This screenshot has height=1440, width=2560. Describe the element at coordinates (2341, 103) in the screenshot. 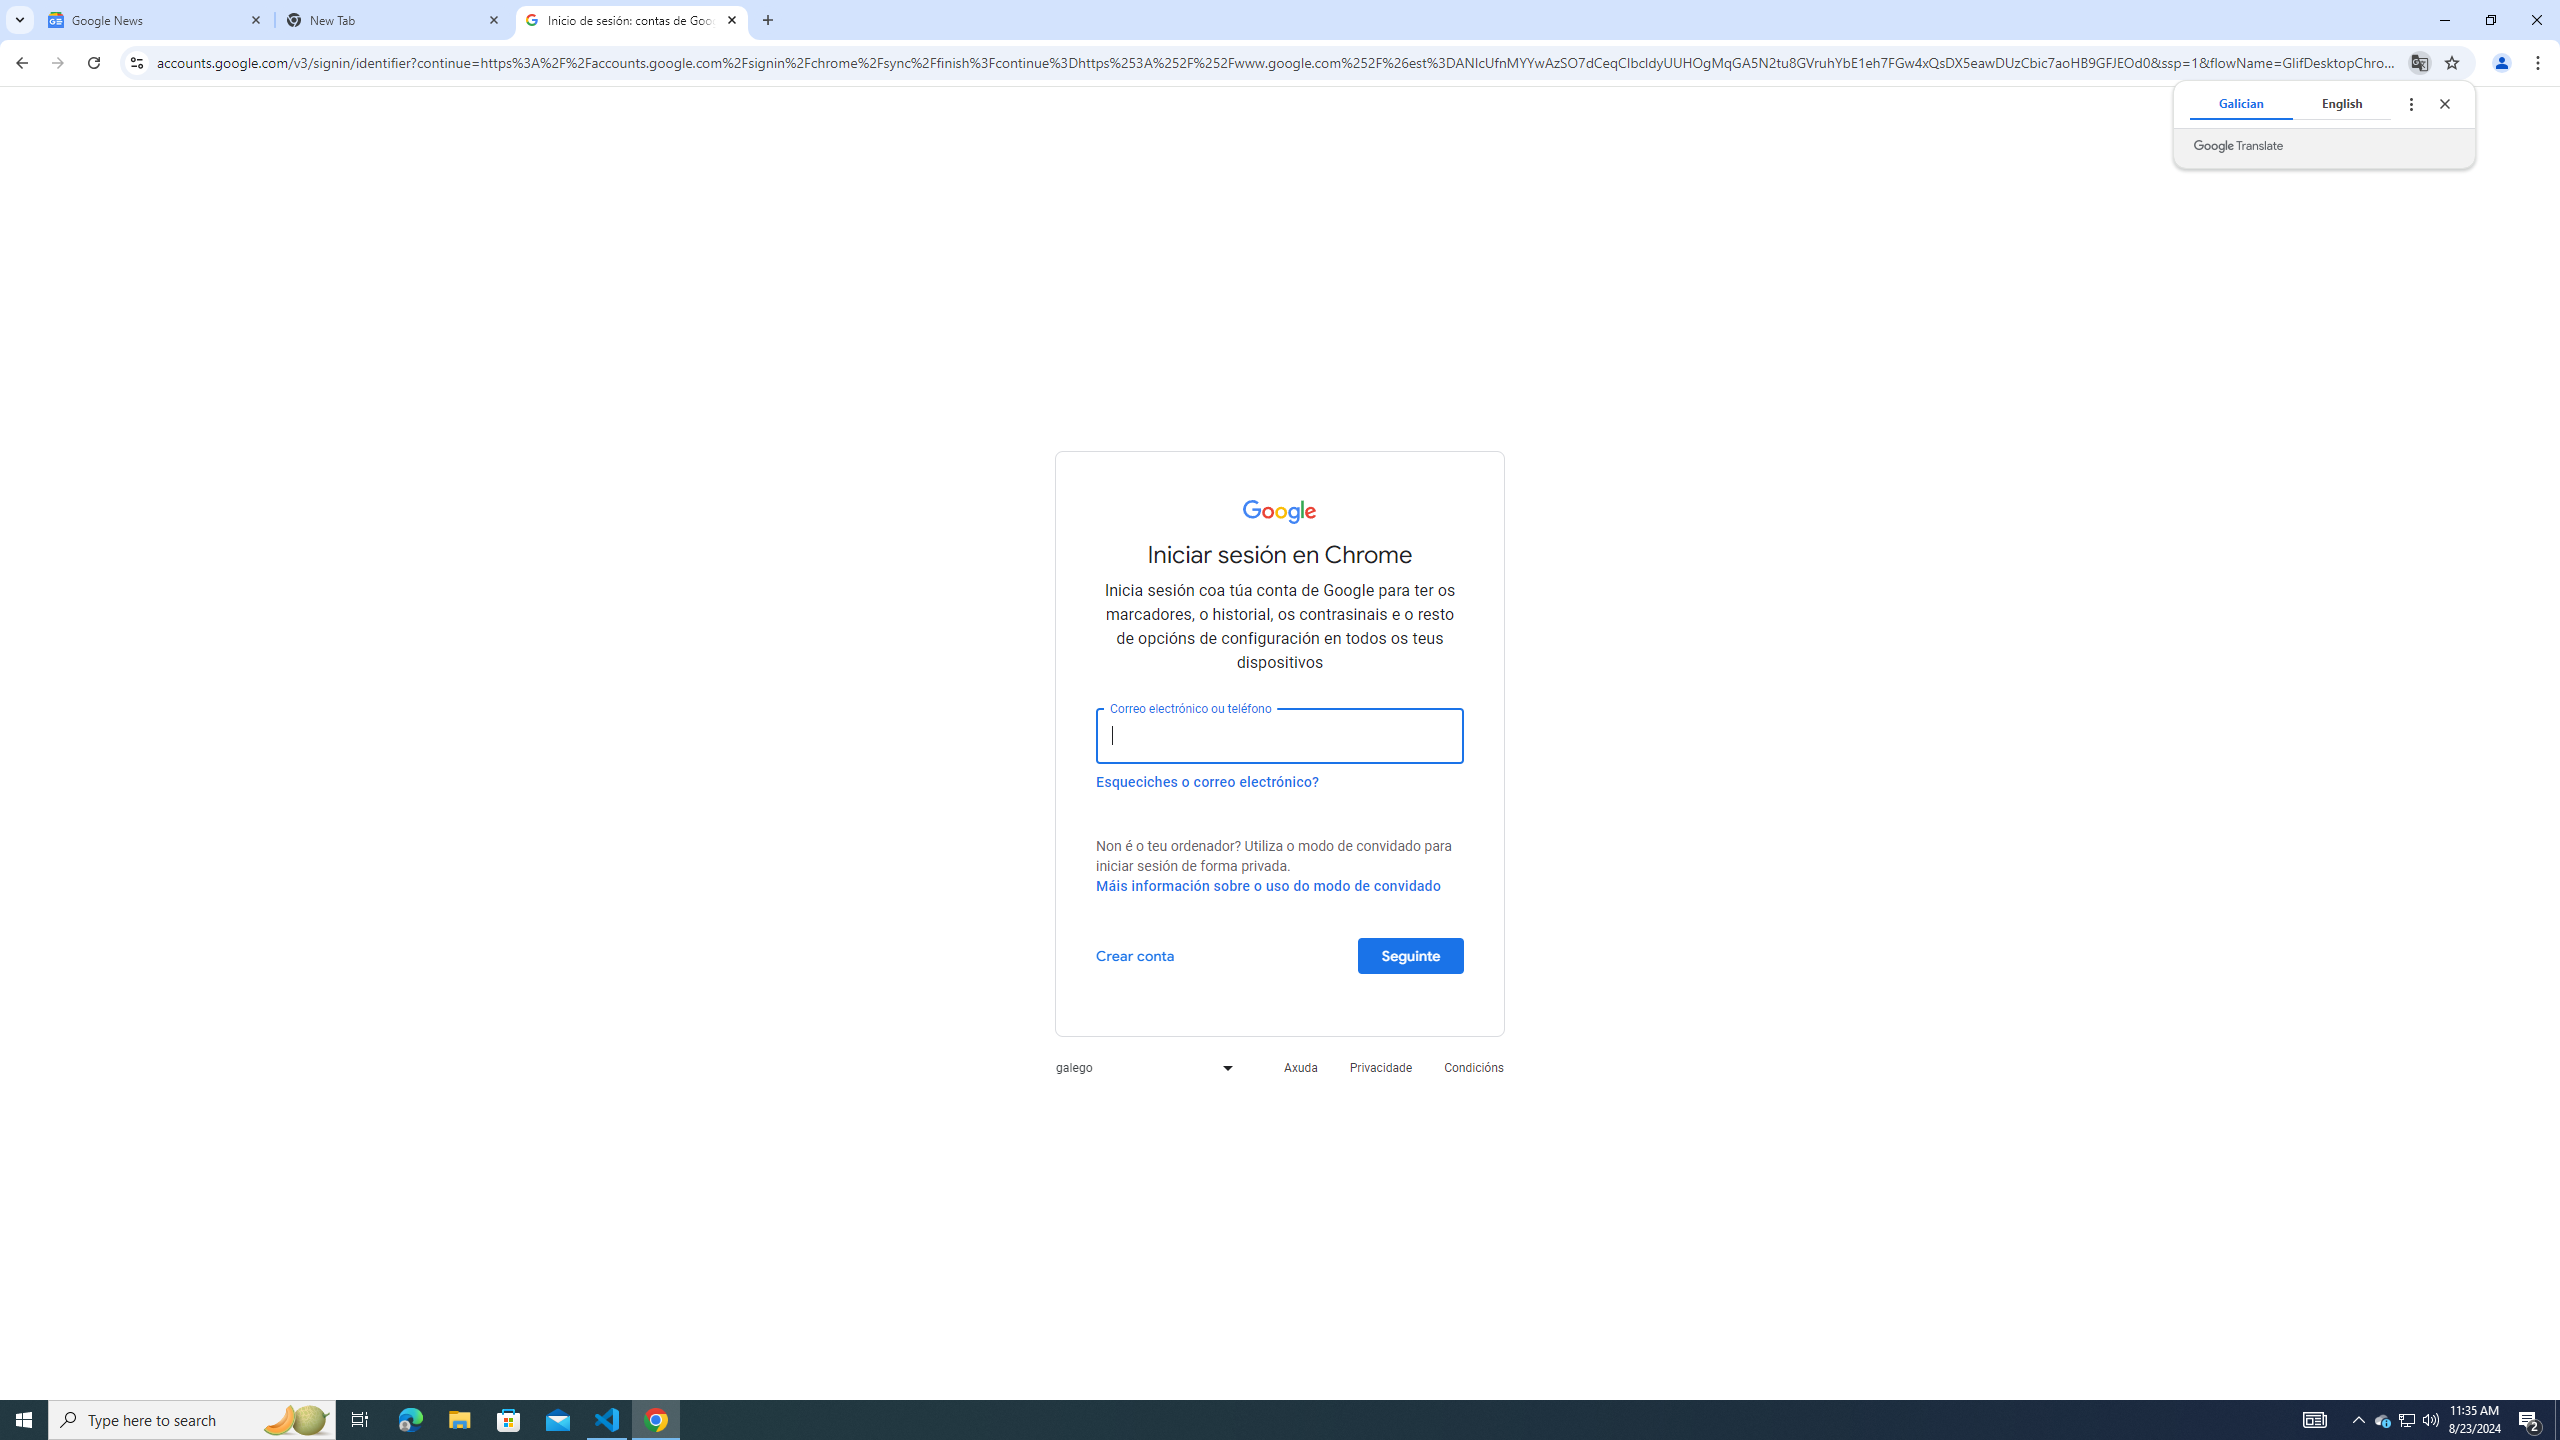

I see `'English'` at that location.